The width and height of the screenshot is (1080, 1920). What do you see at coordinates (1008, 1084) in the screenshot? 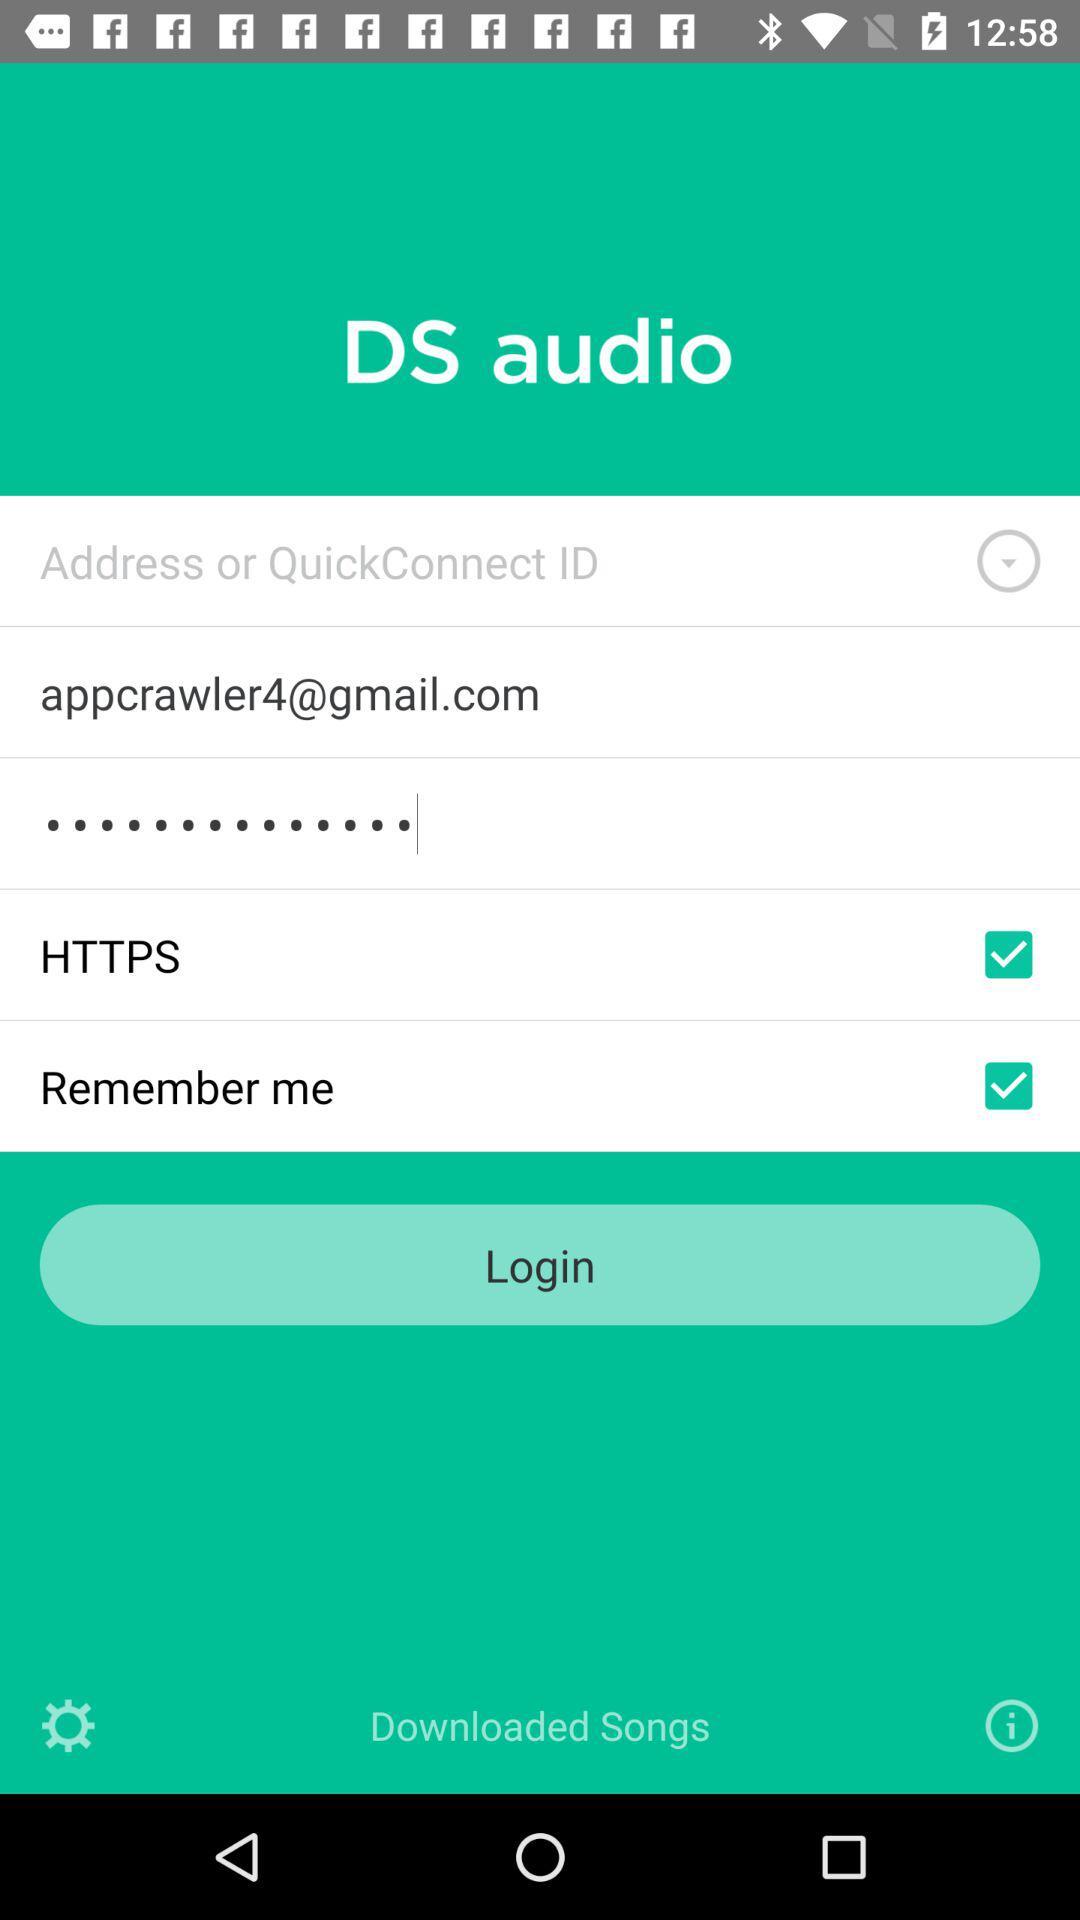
I see `remember me option` at bounding box center [1008, 1084].